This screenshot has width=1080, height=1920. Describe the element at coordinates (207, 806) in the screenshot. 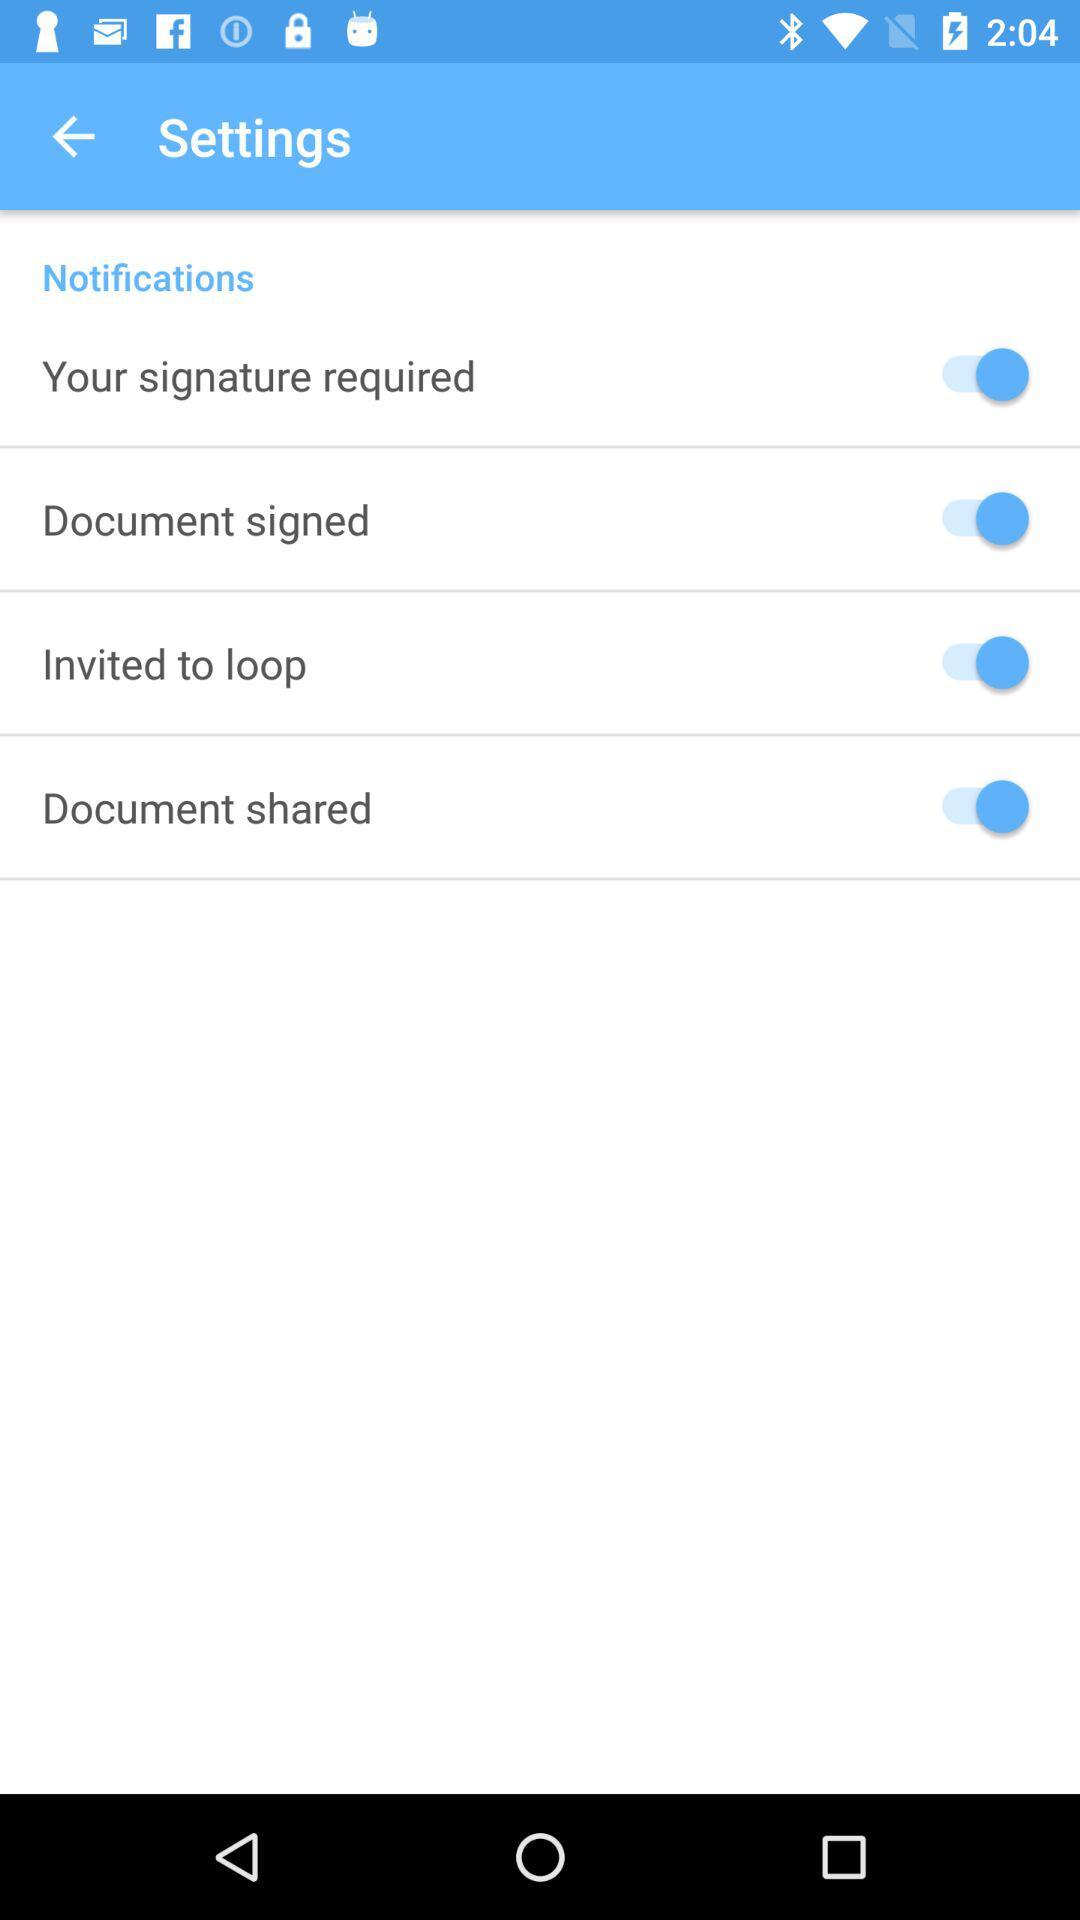

I see `icon below invited to loop item` at that location.